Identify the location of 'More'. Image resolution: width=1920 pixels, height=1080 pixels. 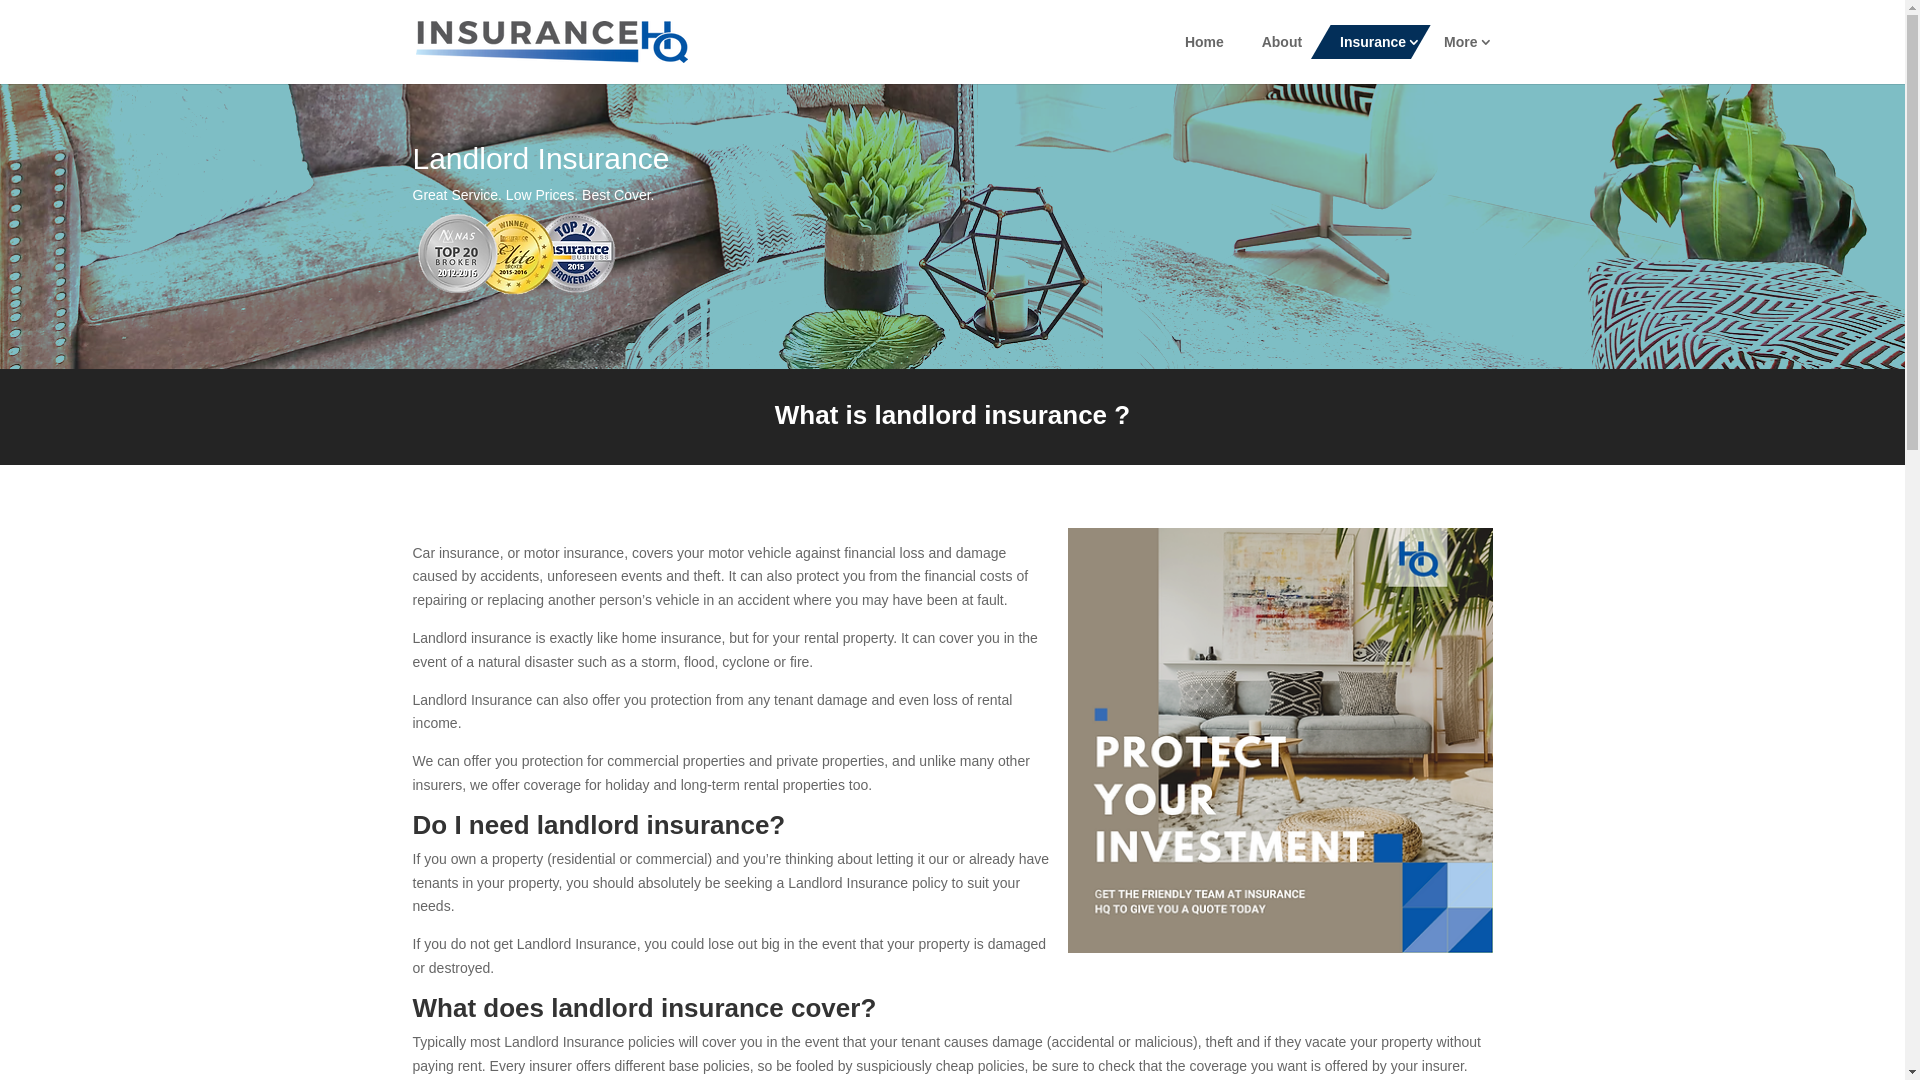
(1460, 42).